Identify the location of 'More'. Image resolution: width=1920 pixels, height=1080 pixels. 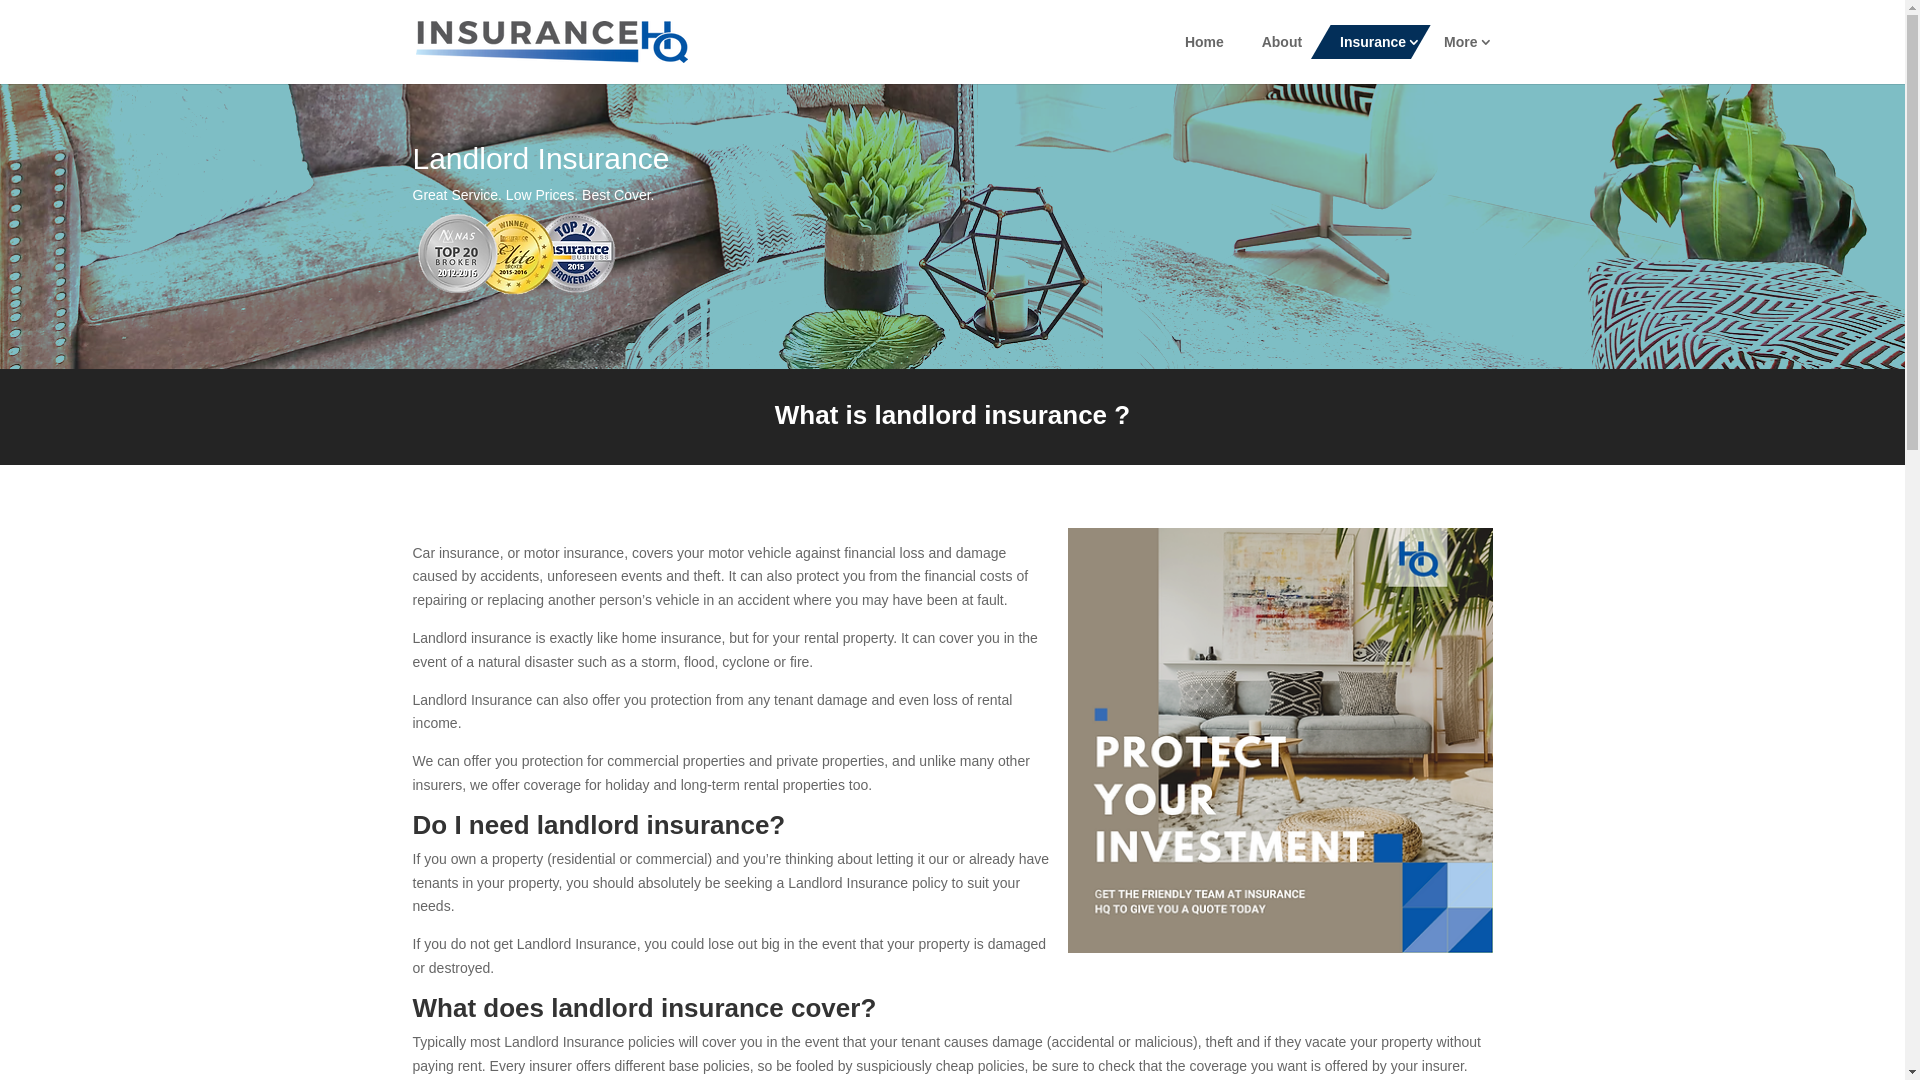
(1460, 42).